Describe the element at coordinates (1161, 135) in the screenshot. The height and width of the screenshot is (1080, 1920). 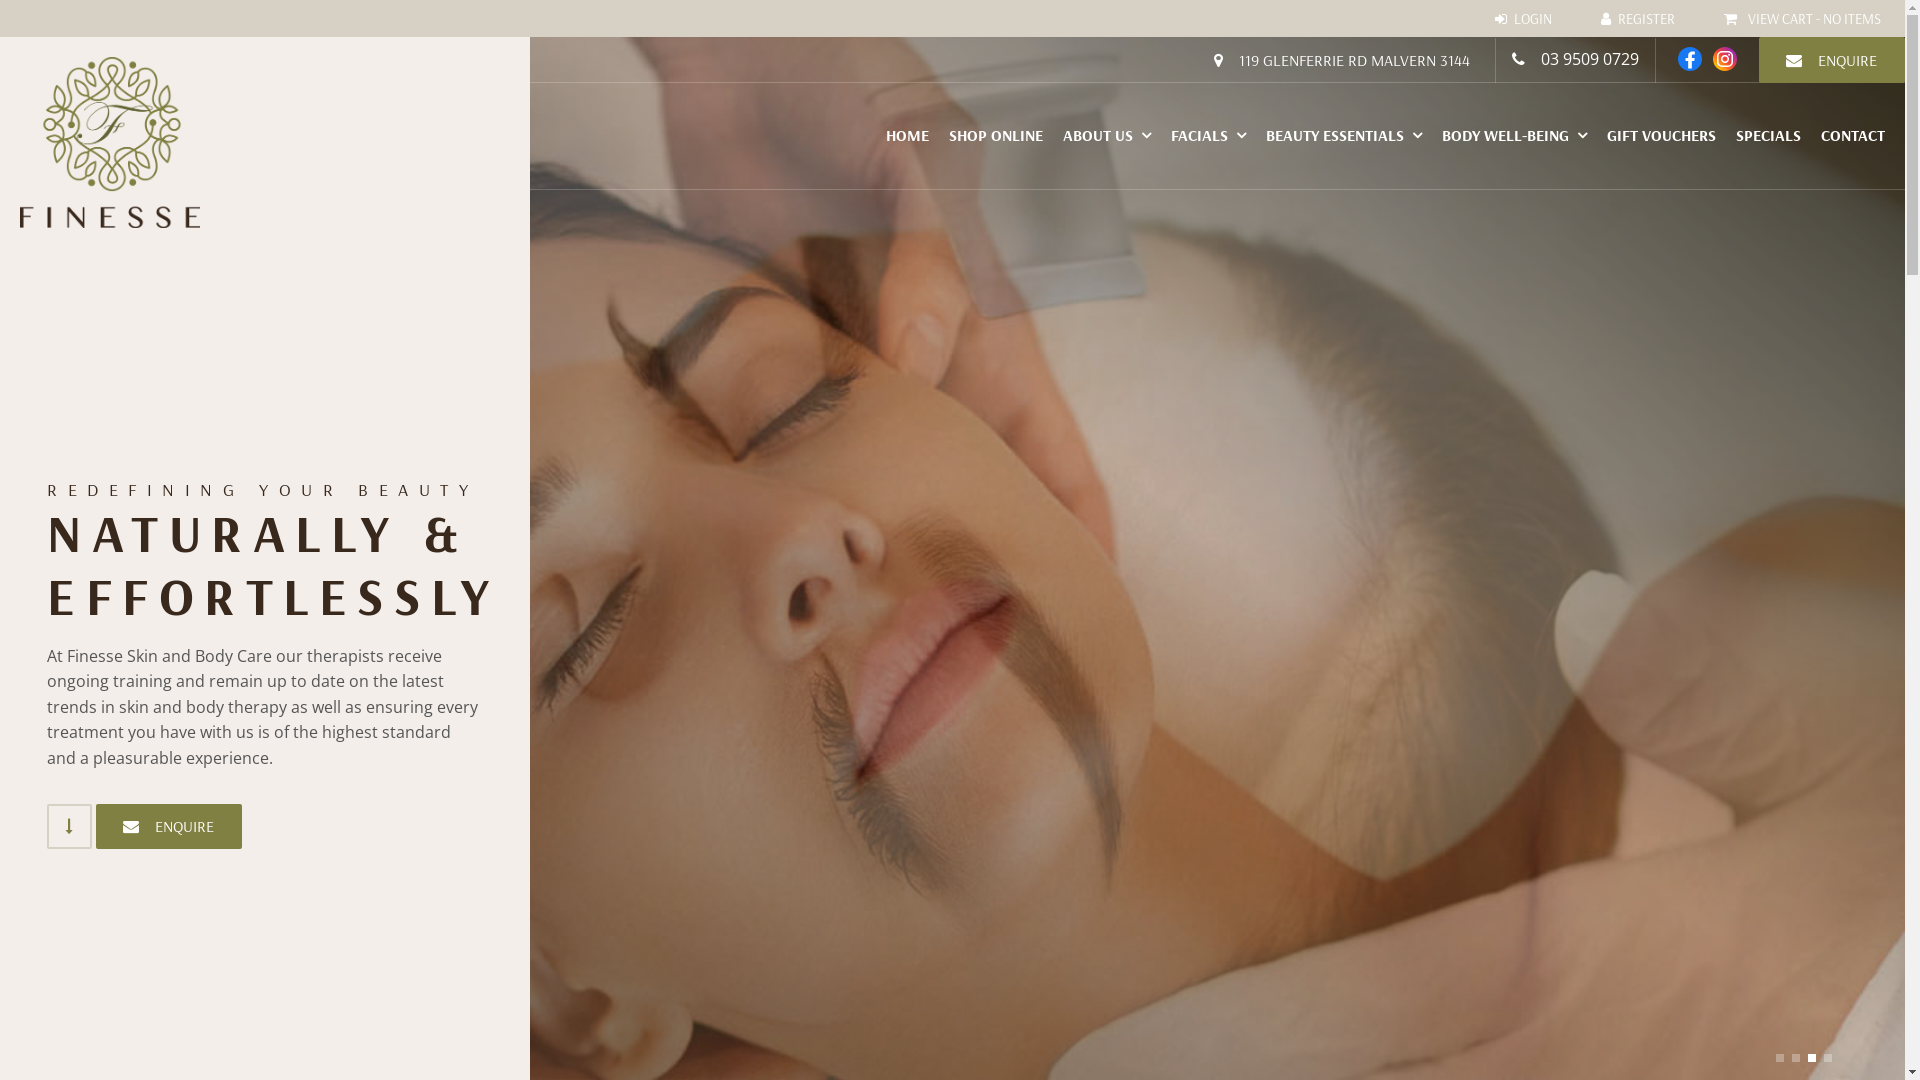
I see `'FACIALS'` at that location.